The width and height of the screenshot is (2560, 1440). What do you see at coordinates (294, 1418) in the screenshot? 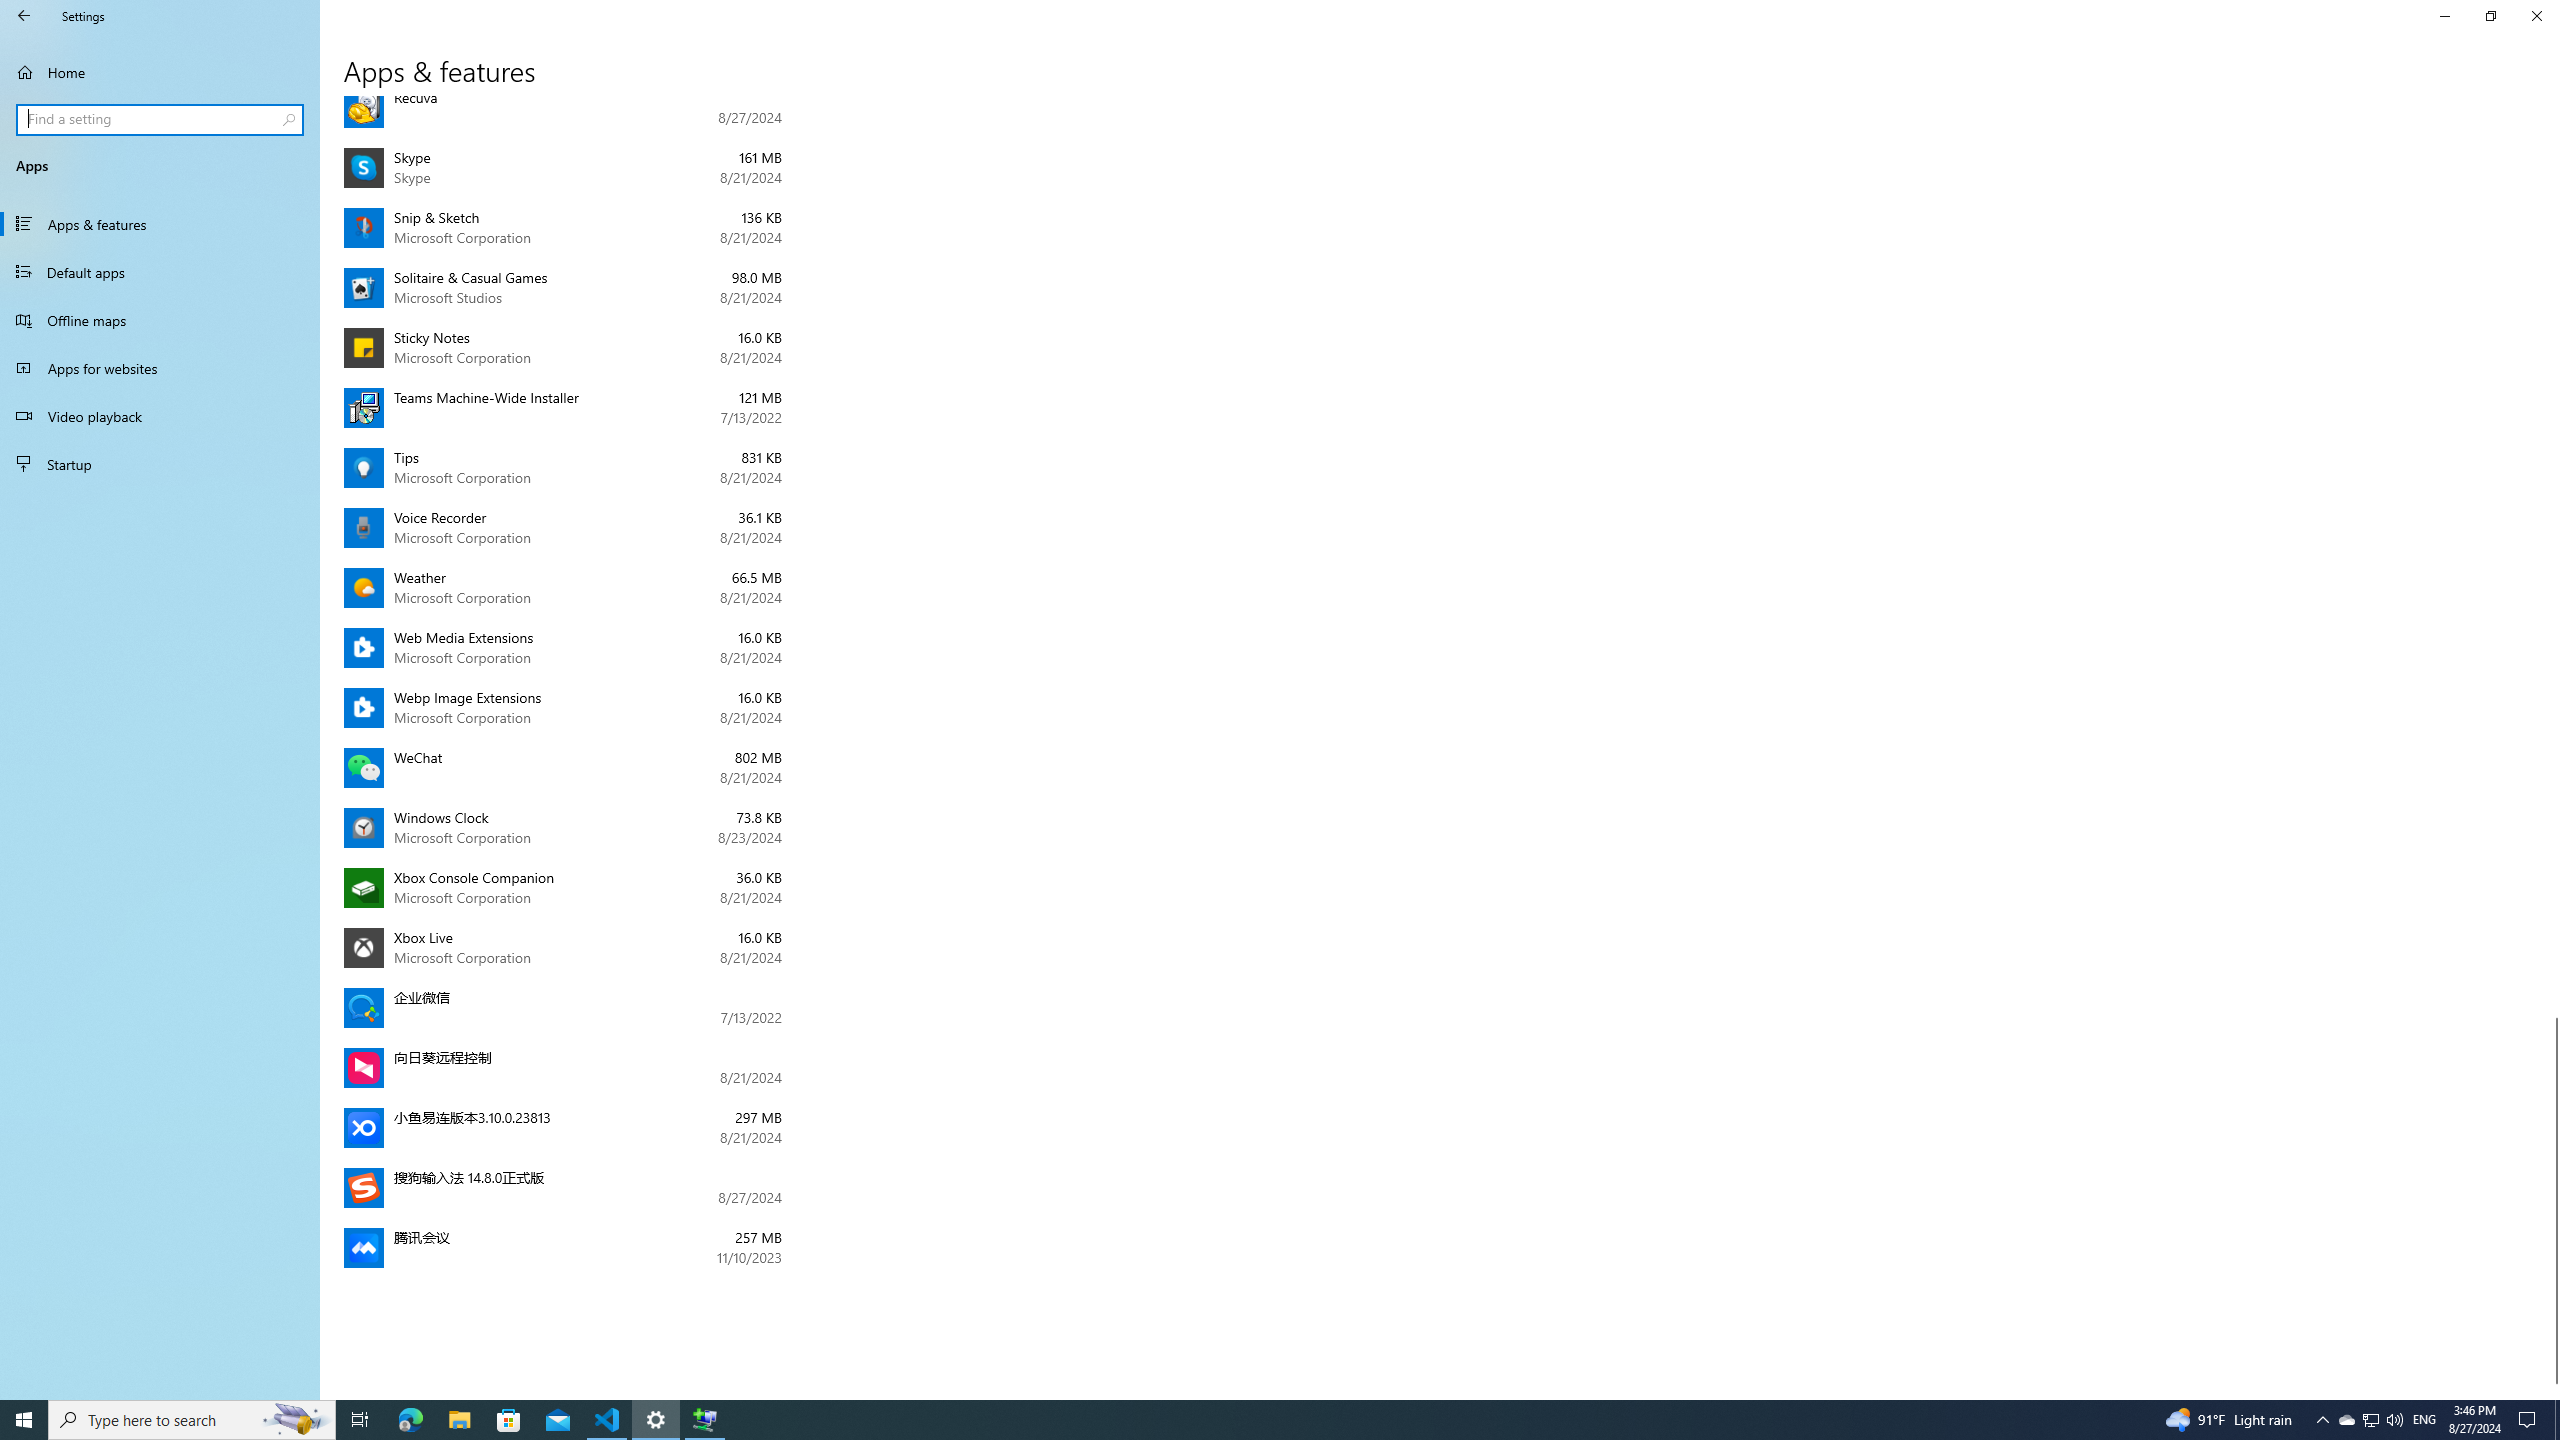
I see `'Search highlights icon opens search home window'` at bounding box center [294, 1418].